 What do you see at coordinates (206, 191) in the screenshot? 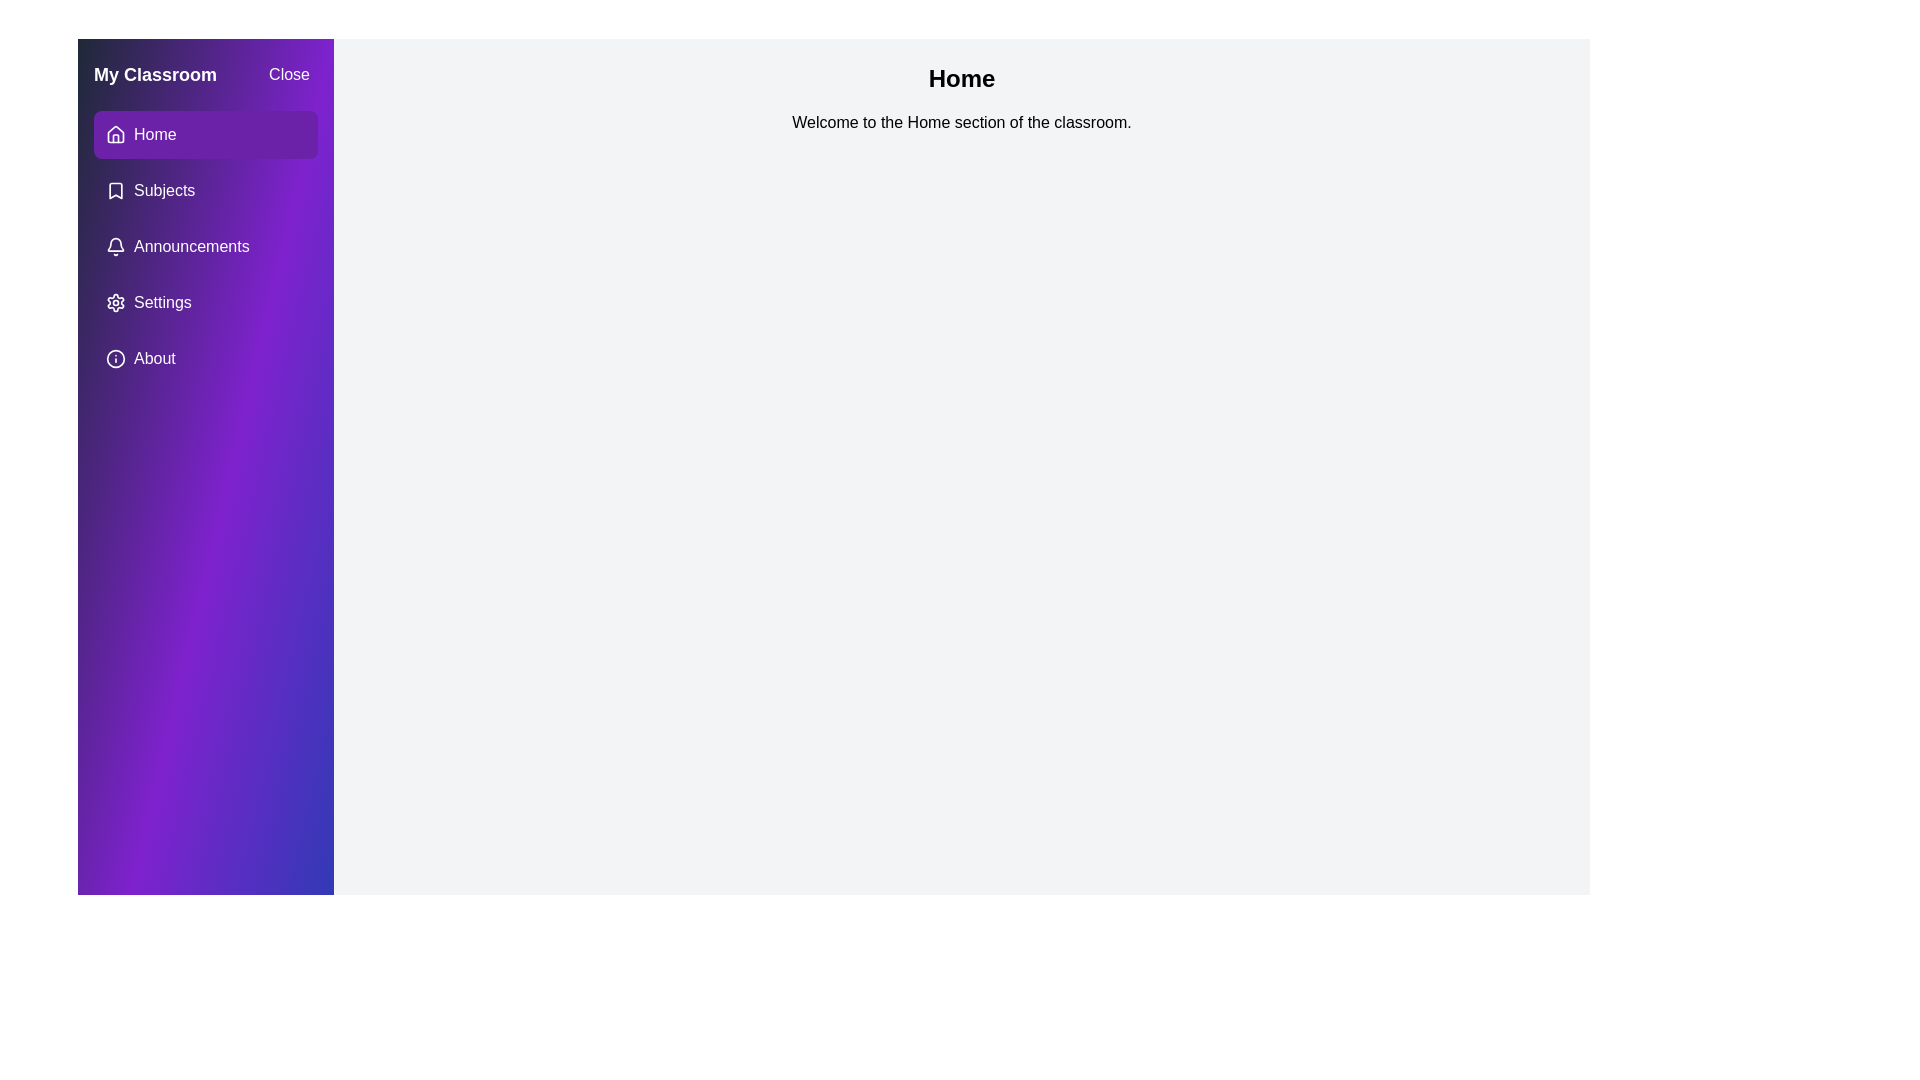
I see `the menu item labeled 'Subjects' to observe visual feedback` at bounding box center [206, 191].